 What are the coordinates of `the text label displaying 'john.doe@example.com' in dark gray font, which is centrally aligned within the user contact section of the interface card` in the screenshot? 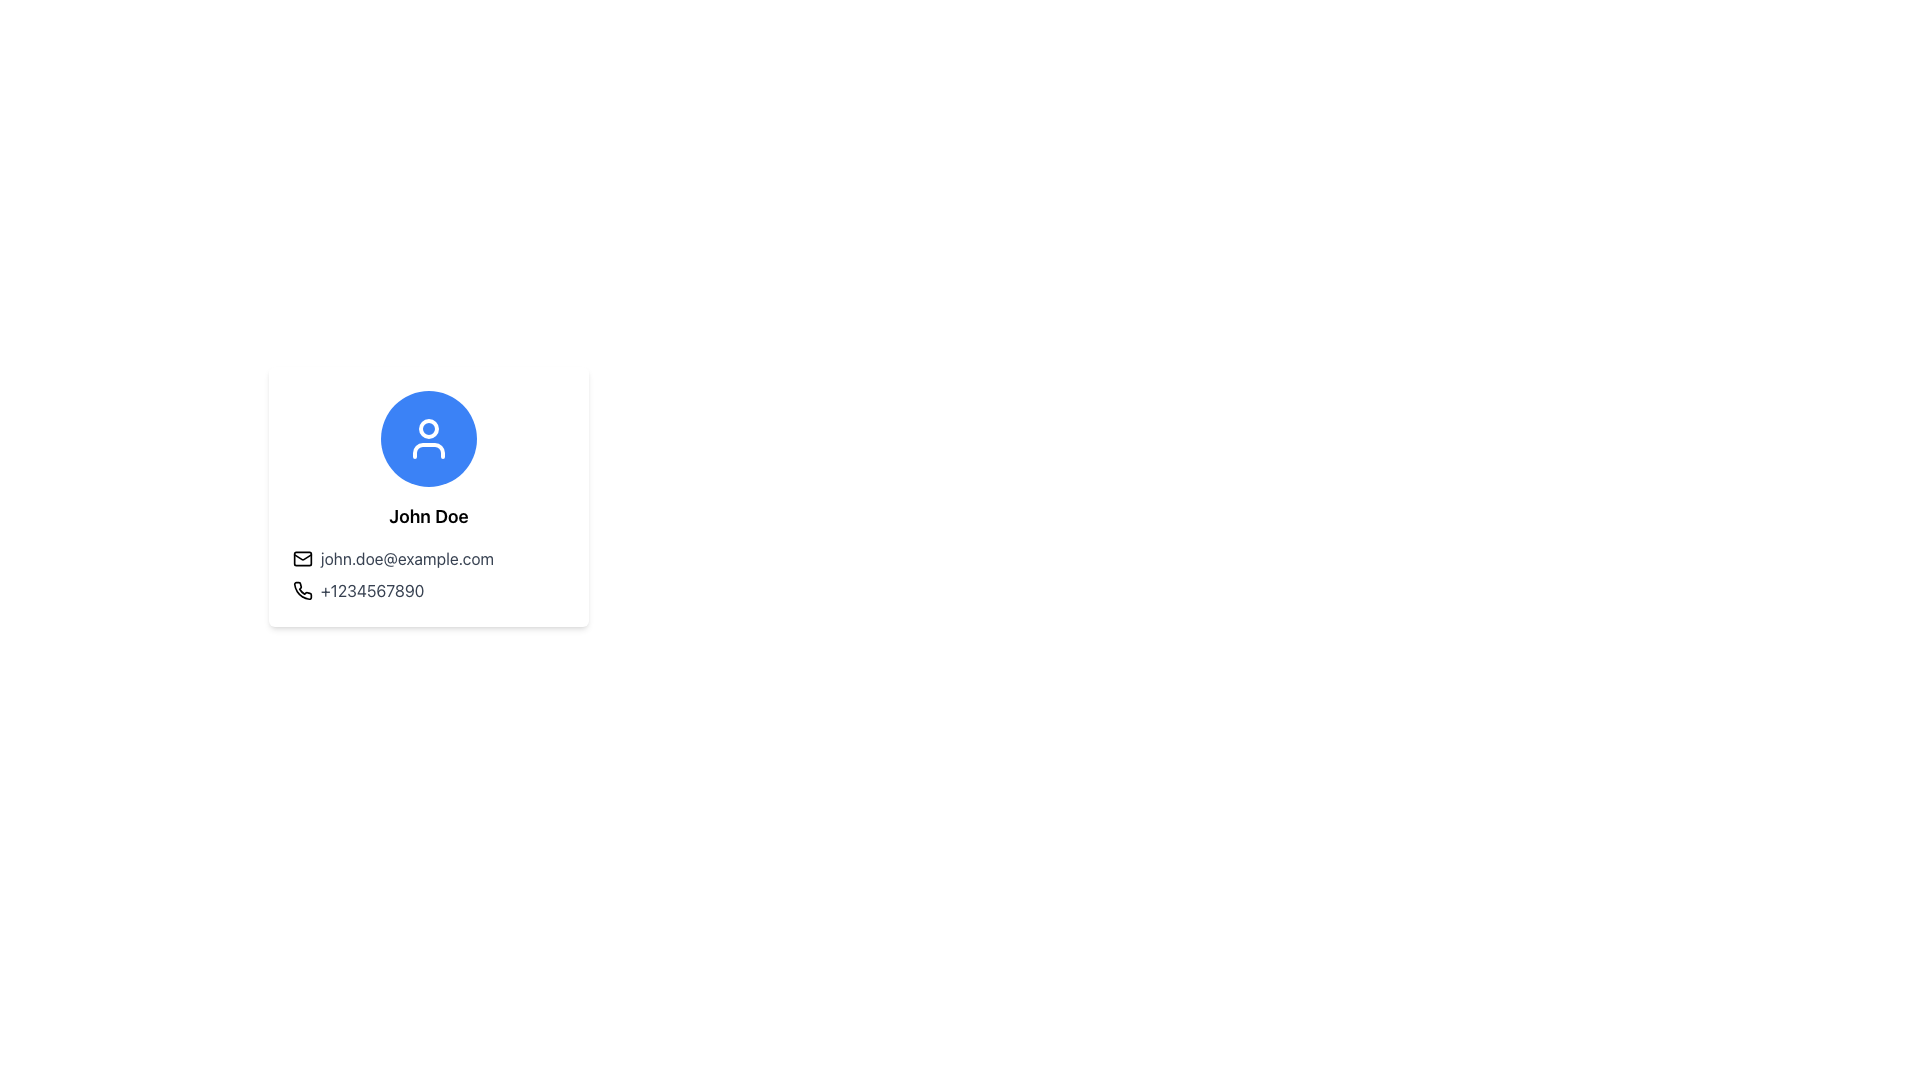 It's located at (406, 559).